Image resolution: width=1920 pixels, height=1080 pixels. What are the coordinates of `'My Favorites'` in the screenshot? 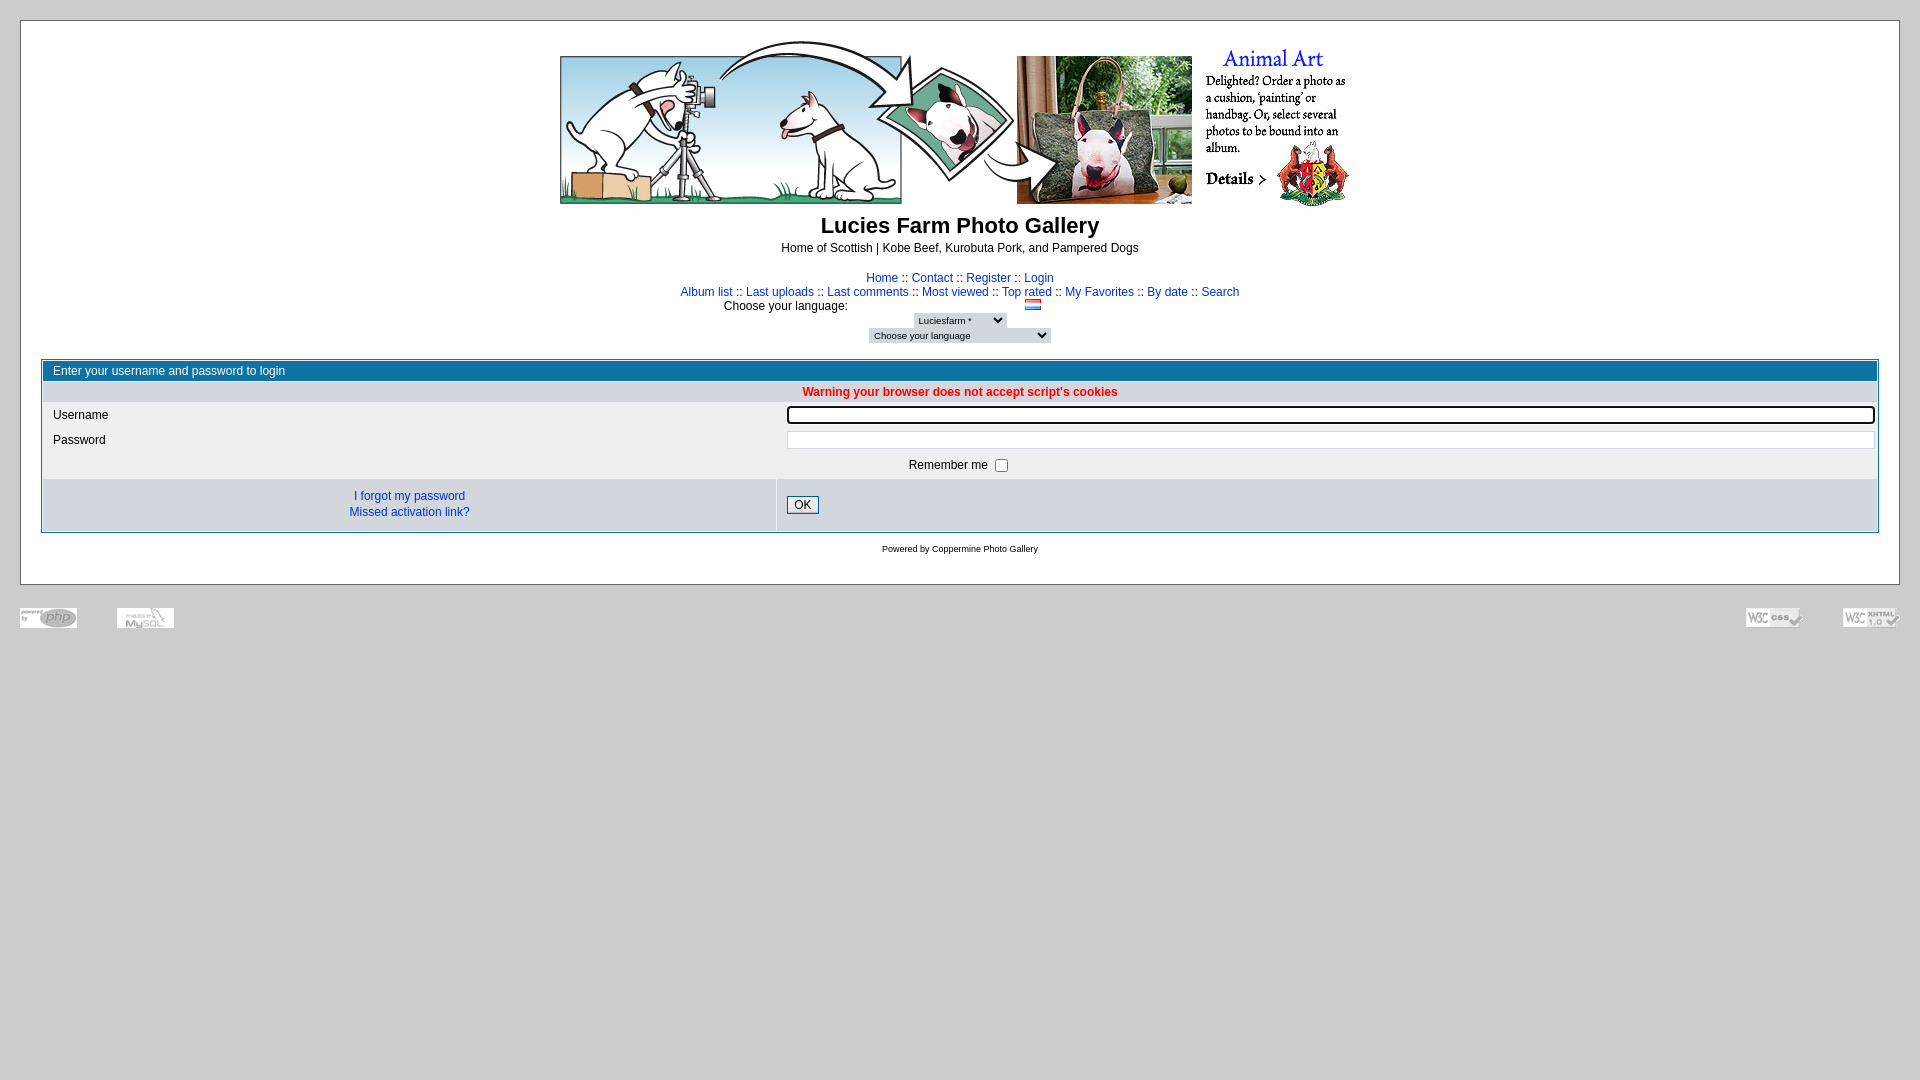 It's located at (1064, 292).